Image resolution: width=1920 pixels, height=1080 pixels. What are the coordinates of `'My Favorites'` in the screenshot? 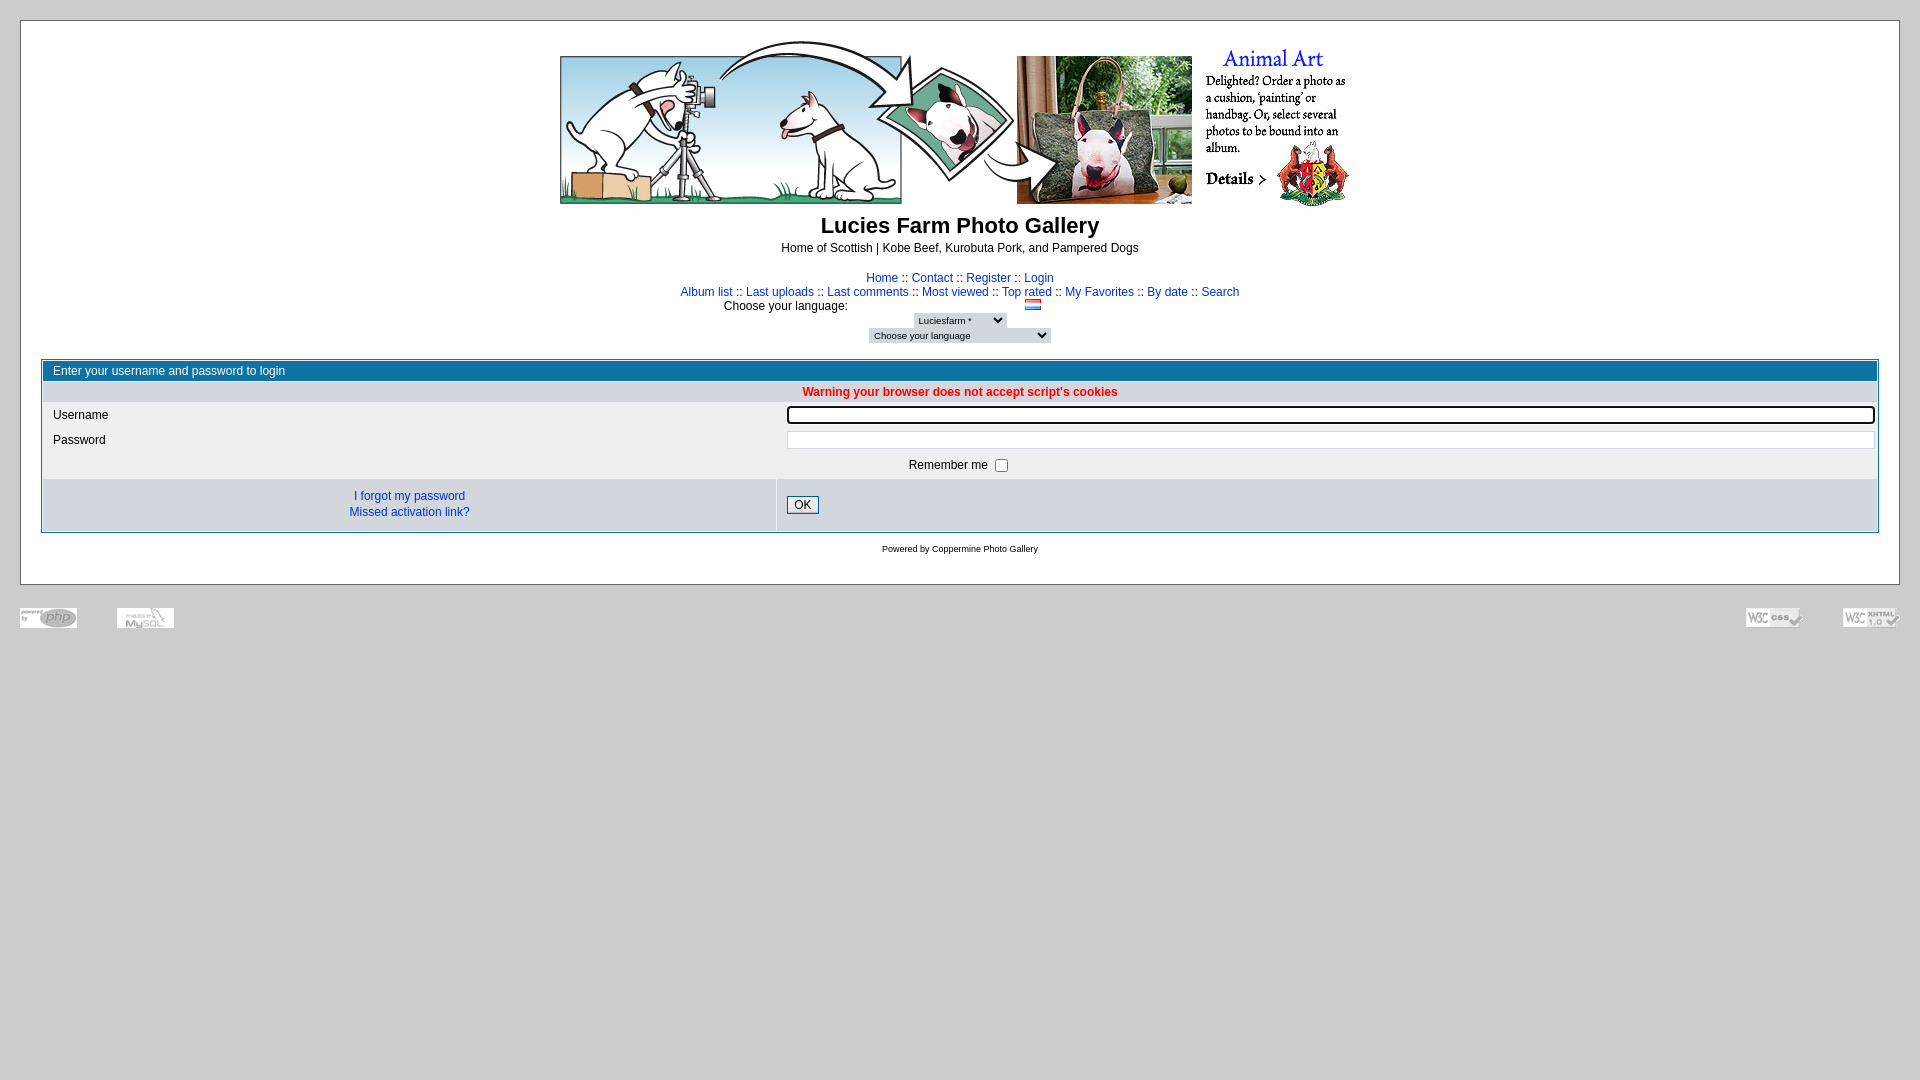 It's located at (1064, 292).